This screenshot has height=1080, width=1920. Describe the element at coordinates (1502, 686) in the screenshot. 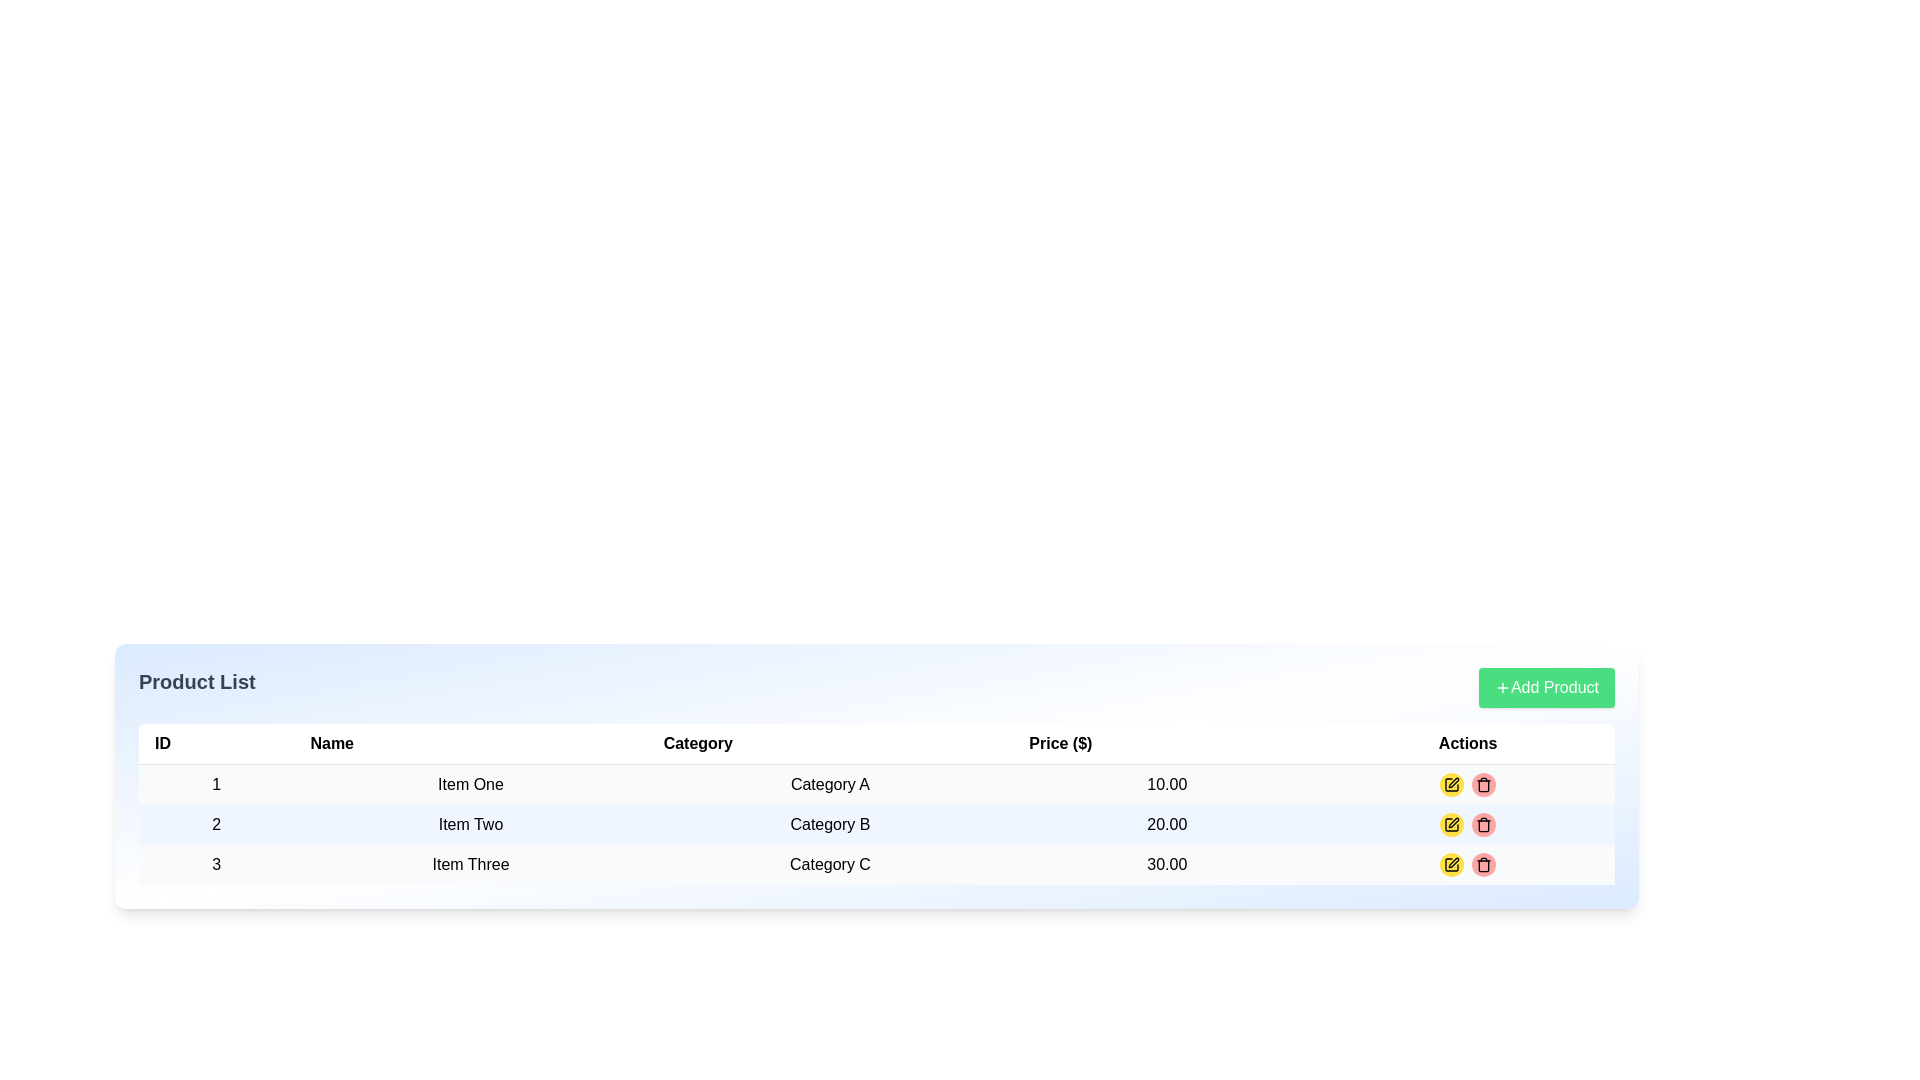

I see `the 'Add Product' button icon, which is located in the top-right corner above the product information table, and is visually represented before the text label 'Add Product'` at that location.